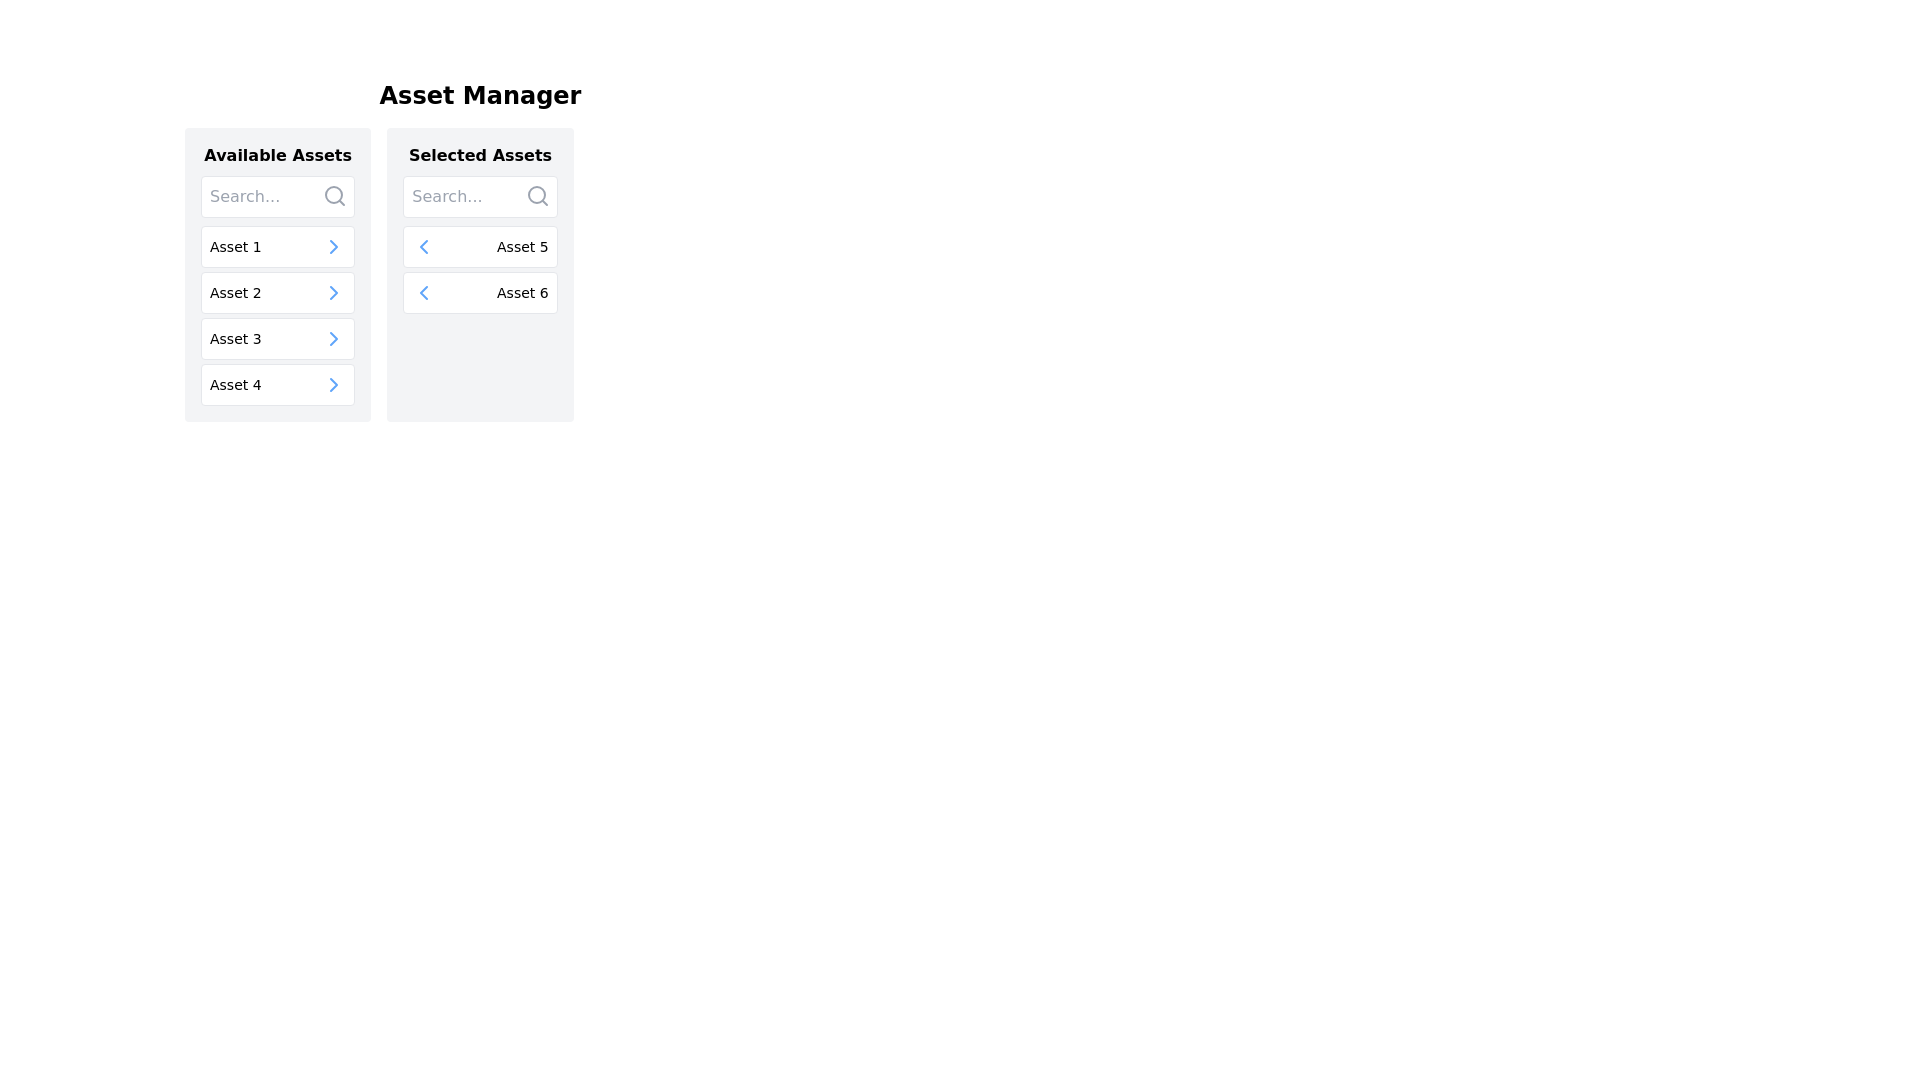 This screenshot has width=1920, height=1080. Describe the element at coordinates (480, 245) in the screenshot. I see `the selected list item labeled 'Asset 5'` at that location.